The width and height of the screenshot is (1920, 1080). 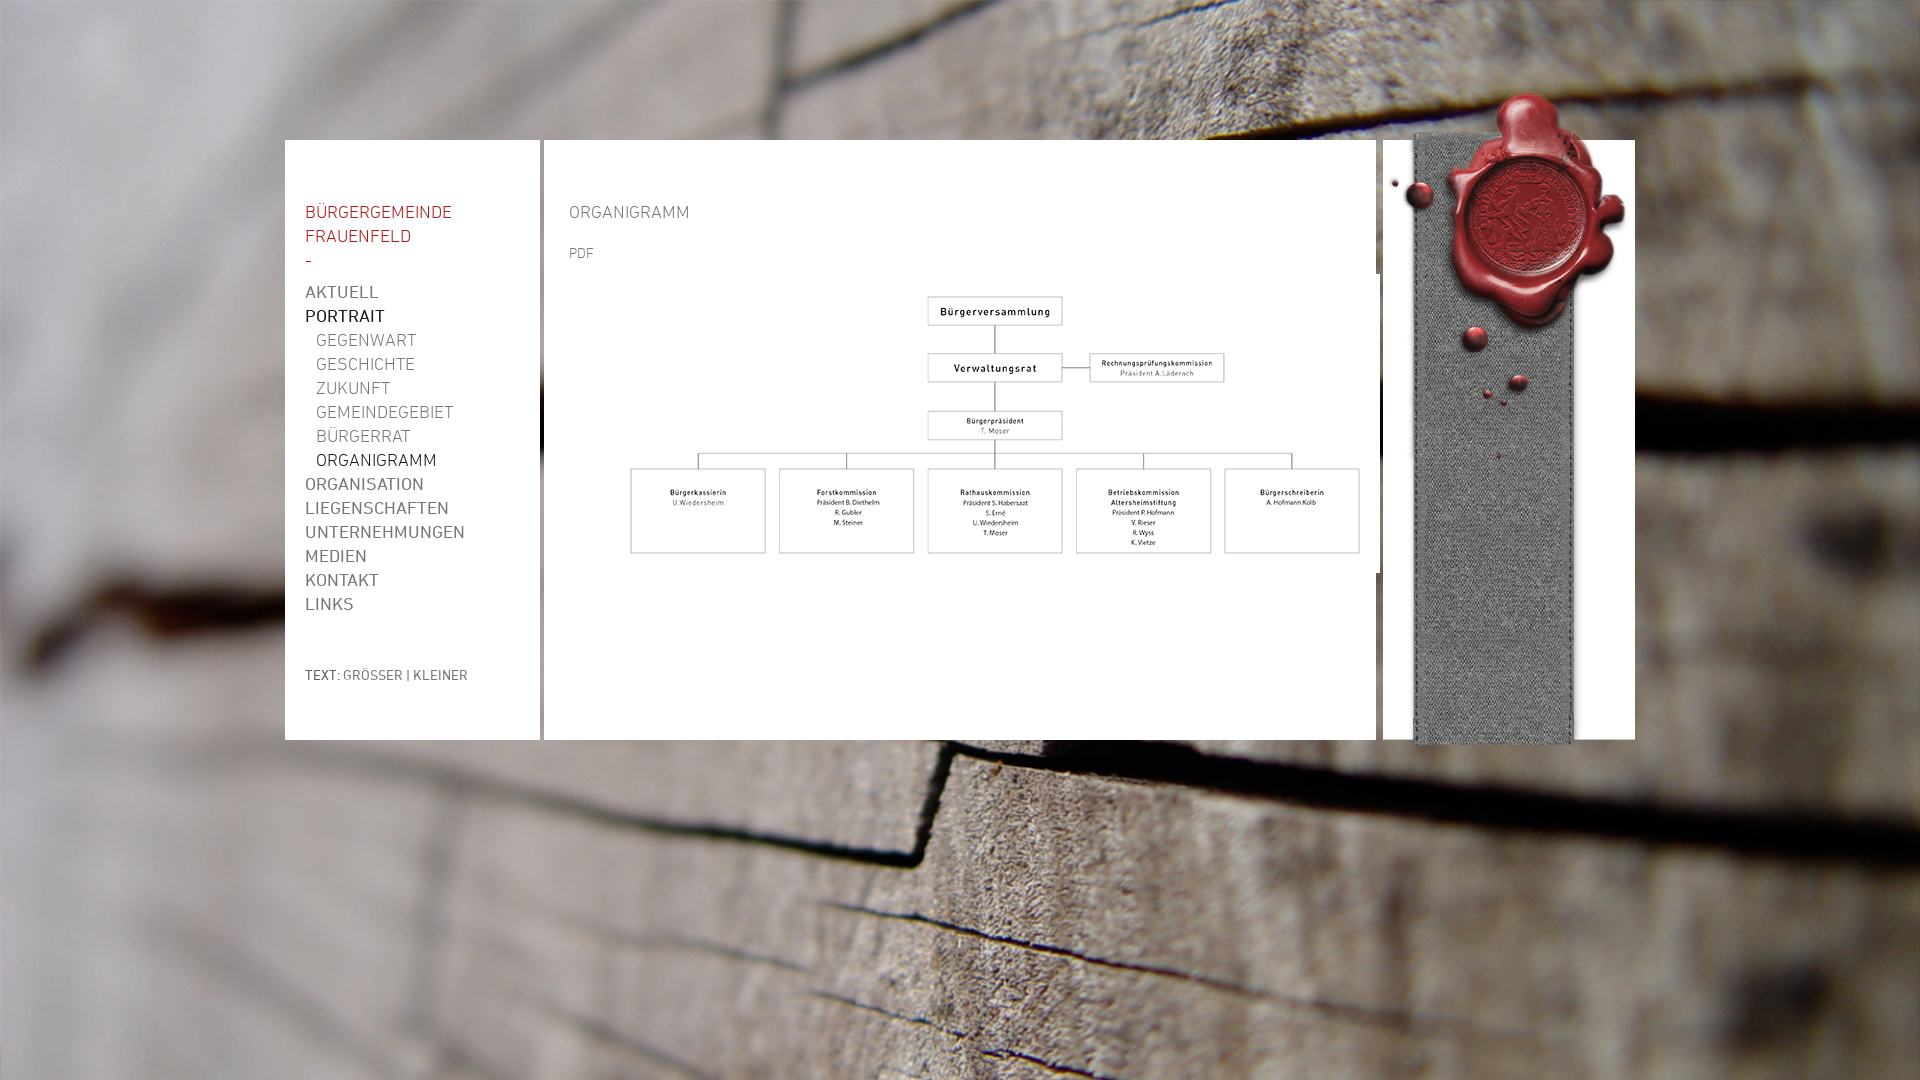 What do you see at coordinates (411, 507) in the screenshot?
I see `'LIEGENSCHAFTEN'` at bounding box center [411, 507].